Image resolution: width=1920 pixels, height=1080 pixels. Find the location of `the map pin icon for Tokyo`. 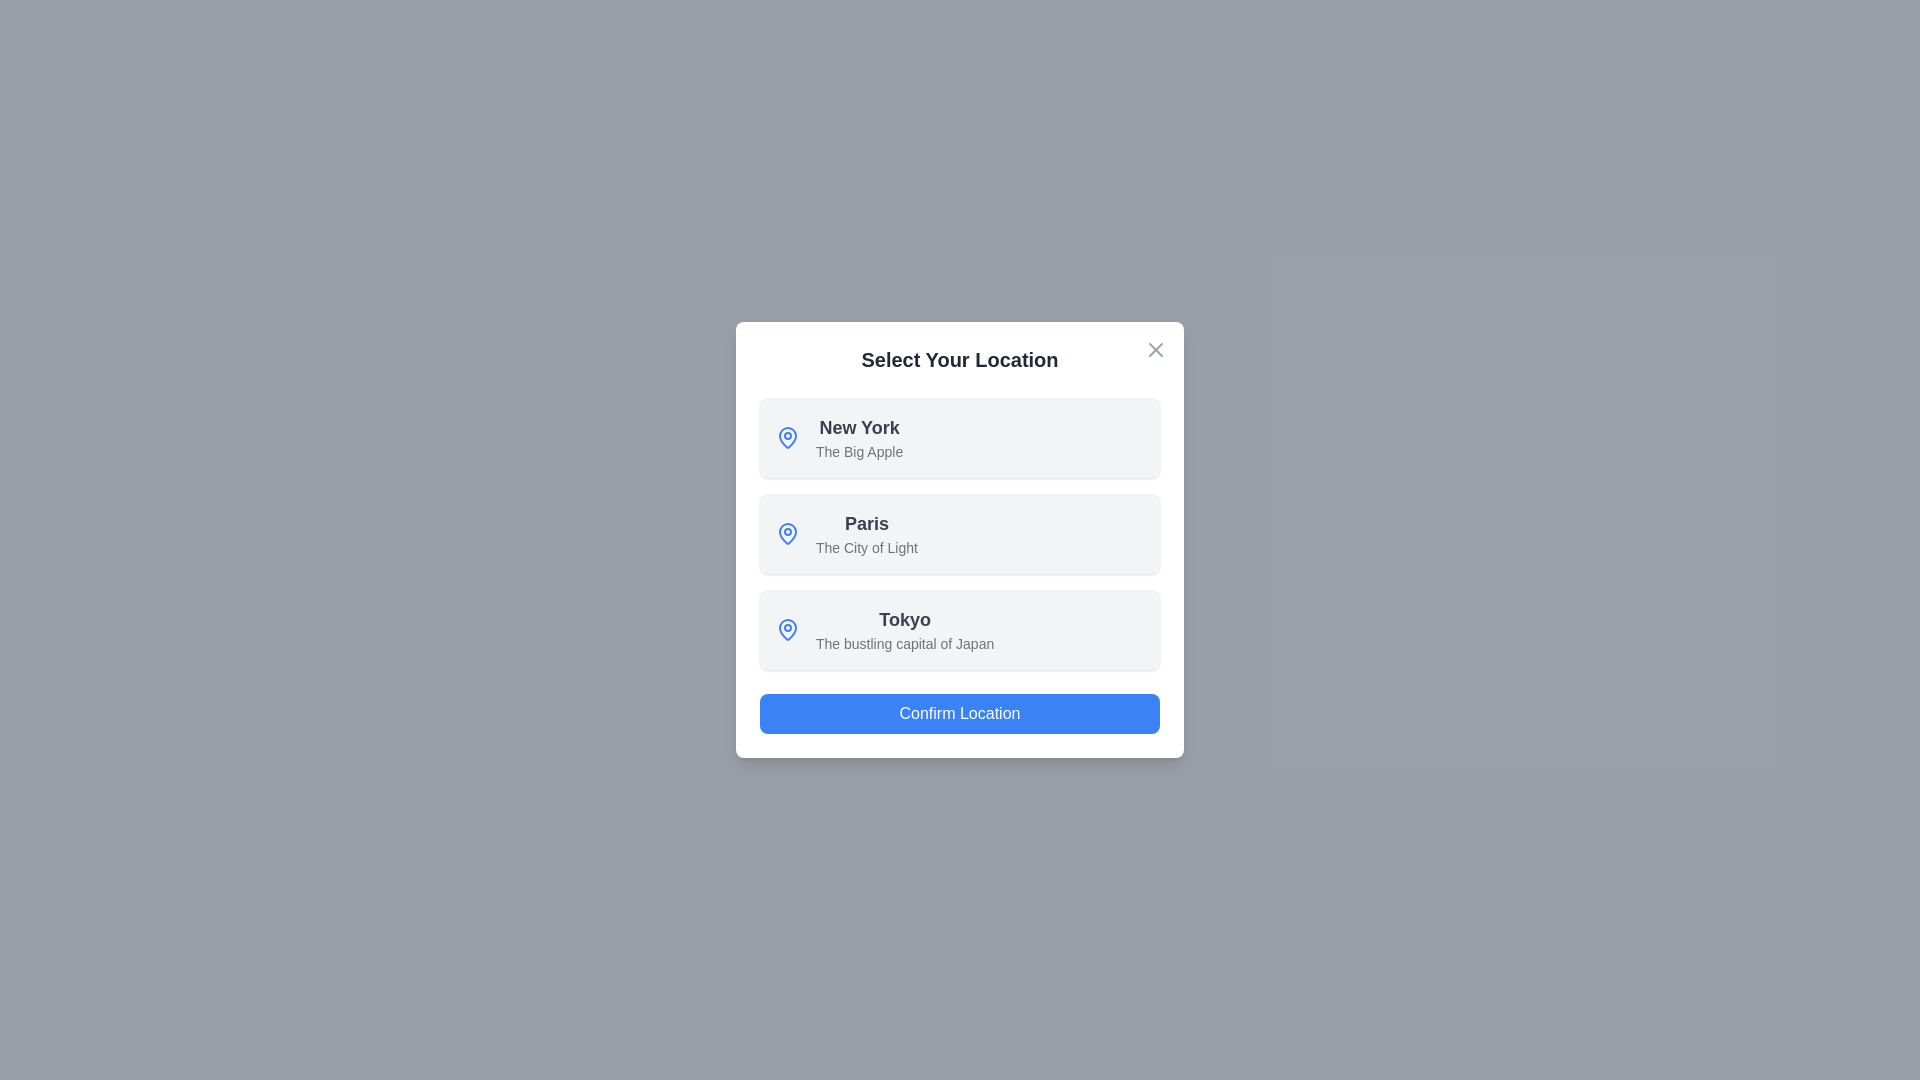

the map pin icon for Tokyo is located at coordinates (786, 628).